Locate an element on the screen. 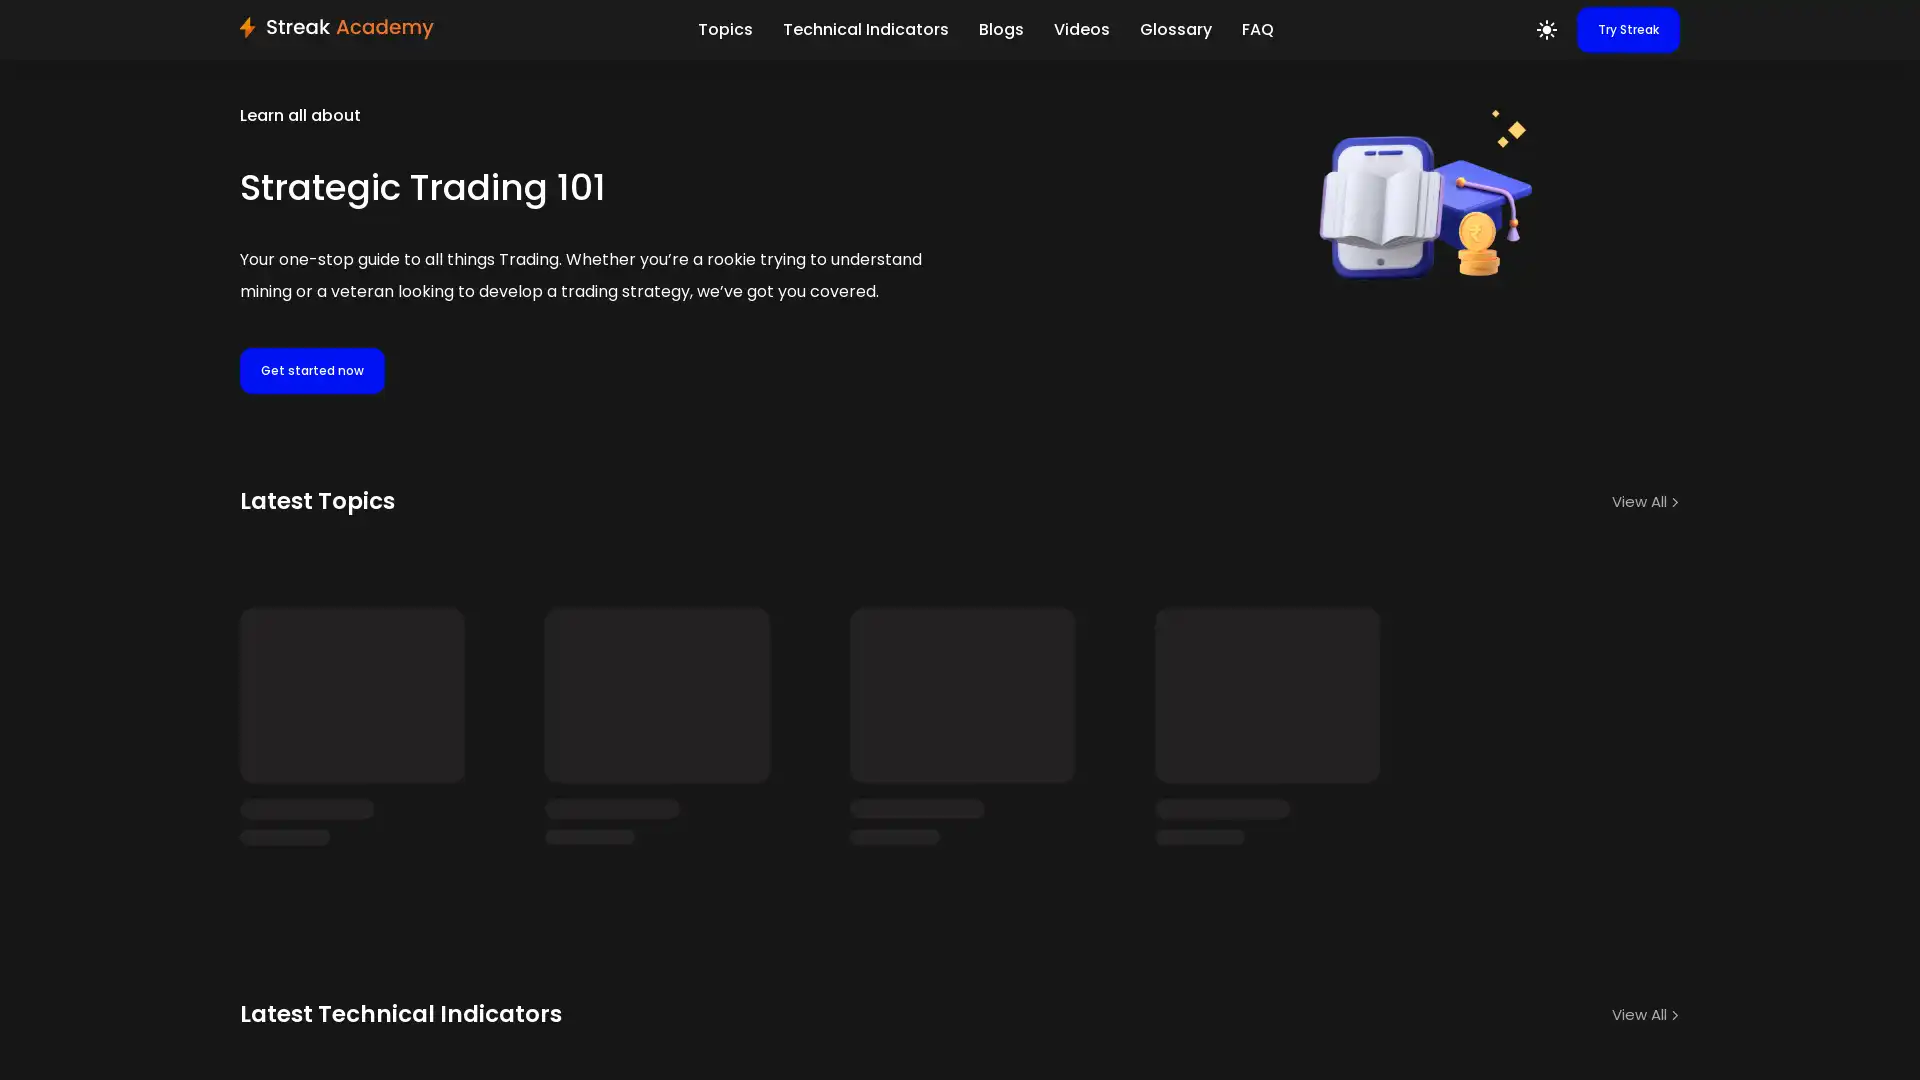 Image resolution: width=1920 pixels, height=1080 pixels. Try Streak is located at coordinates (1628, 30).